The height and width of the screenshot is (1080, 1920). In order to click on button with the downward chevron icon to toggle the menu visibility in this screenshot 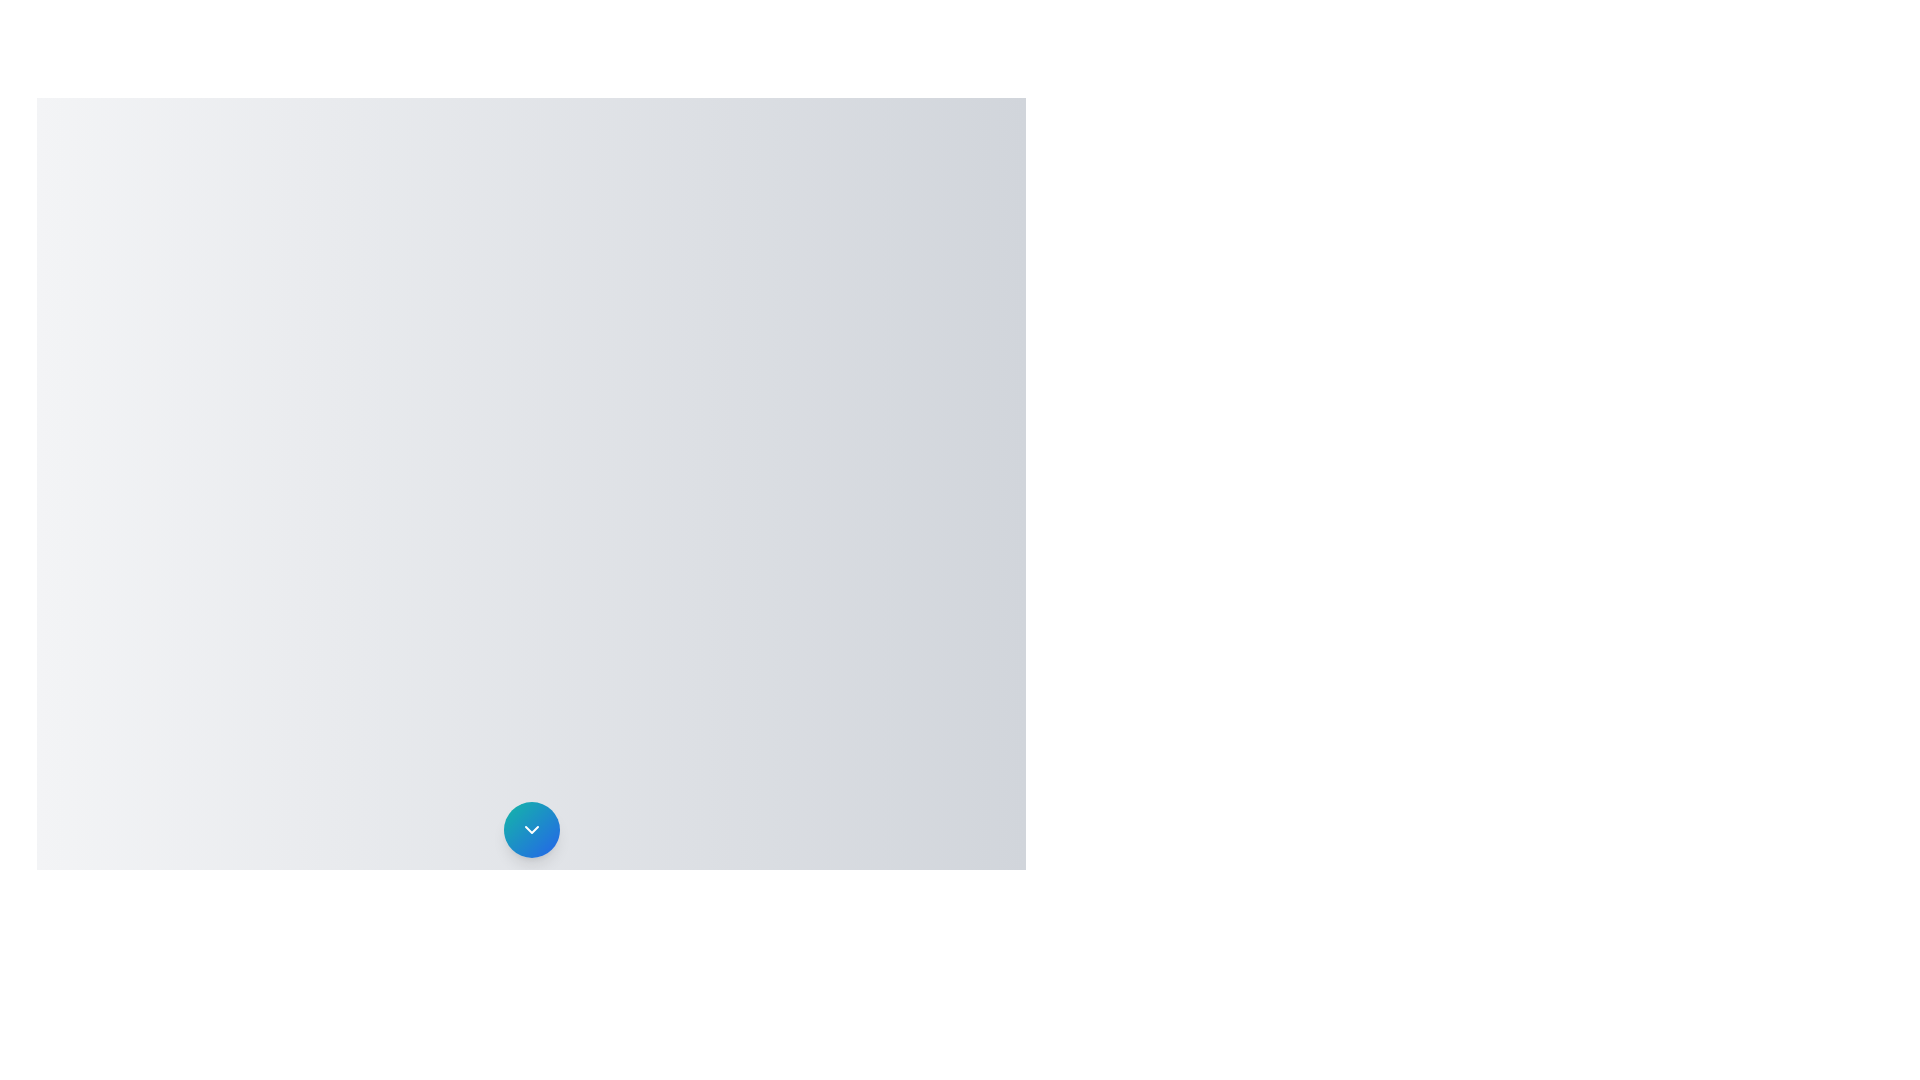, I will do `click(531, 829)`.